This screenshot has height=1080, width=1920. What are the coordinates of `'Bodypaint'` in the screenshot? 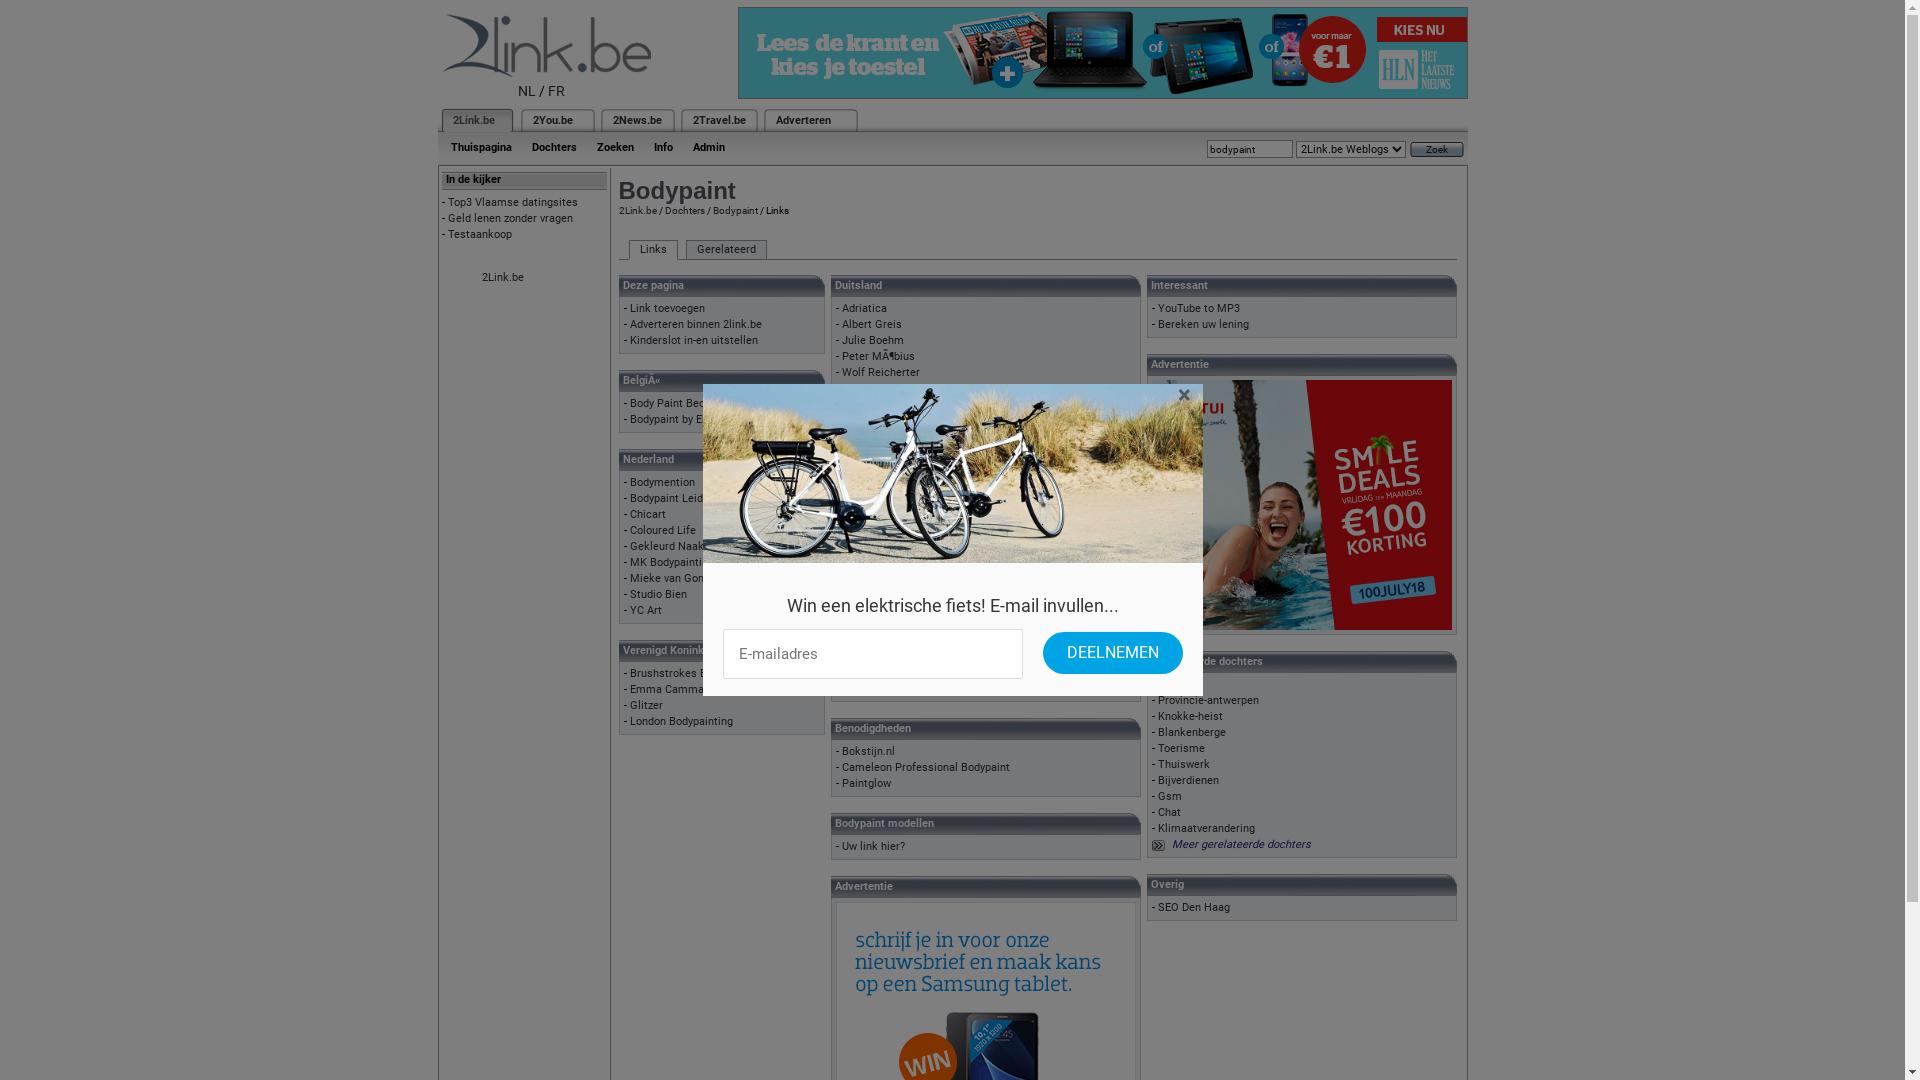 It's located at (711, 210).